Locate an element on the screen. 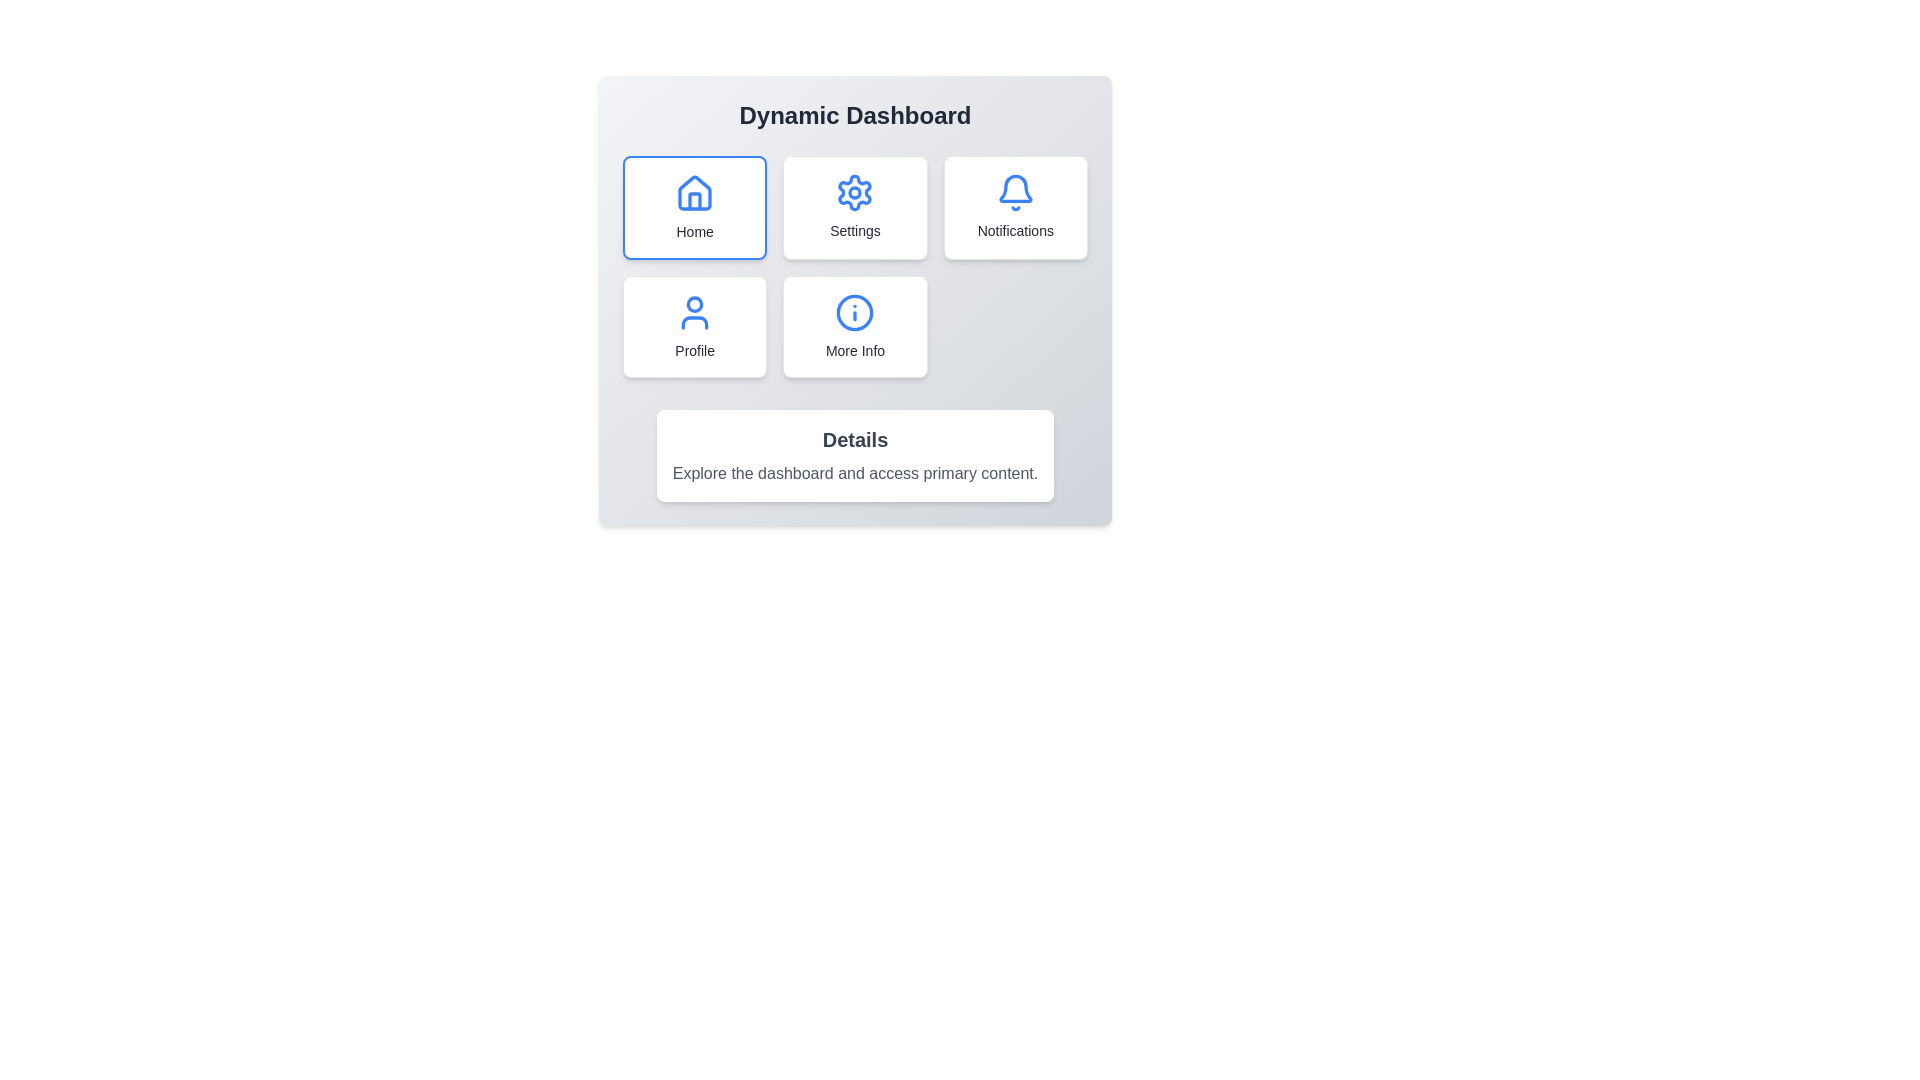 The height and width of the screenshot is (1080, 1920). the lower part of the house icon, specifically resembling a door, located within the 'Home' button in the top-left of the interface grid is located at coordinates (695, 201).